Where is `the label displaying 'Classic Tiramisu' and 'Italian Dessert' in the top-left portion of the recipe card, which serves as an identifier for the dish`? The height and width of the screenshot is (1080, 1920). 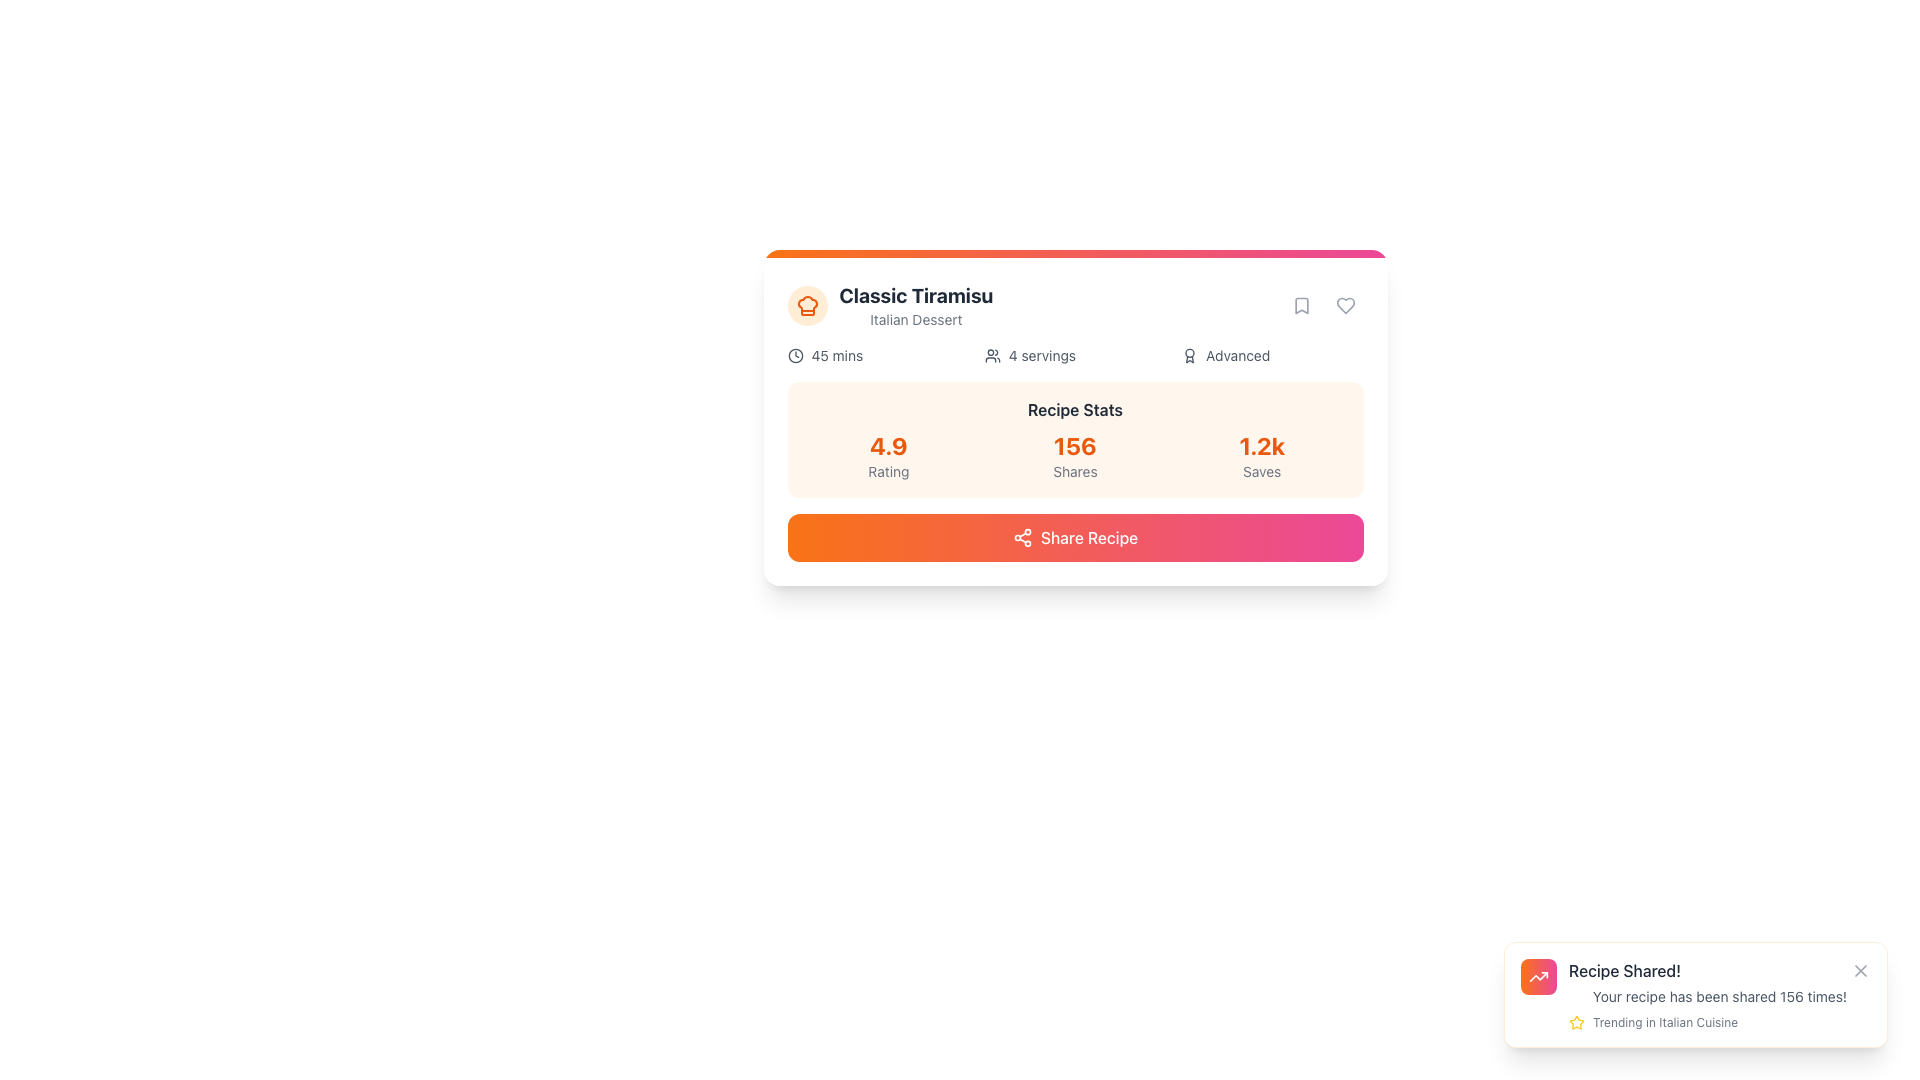
the label displaying 'Classic Tiramisu' and 'Italian Dessert' in the top-left portion of the recipe card, which serves as an identifier for the dish is located at coordinates (889, 305).